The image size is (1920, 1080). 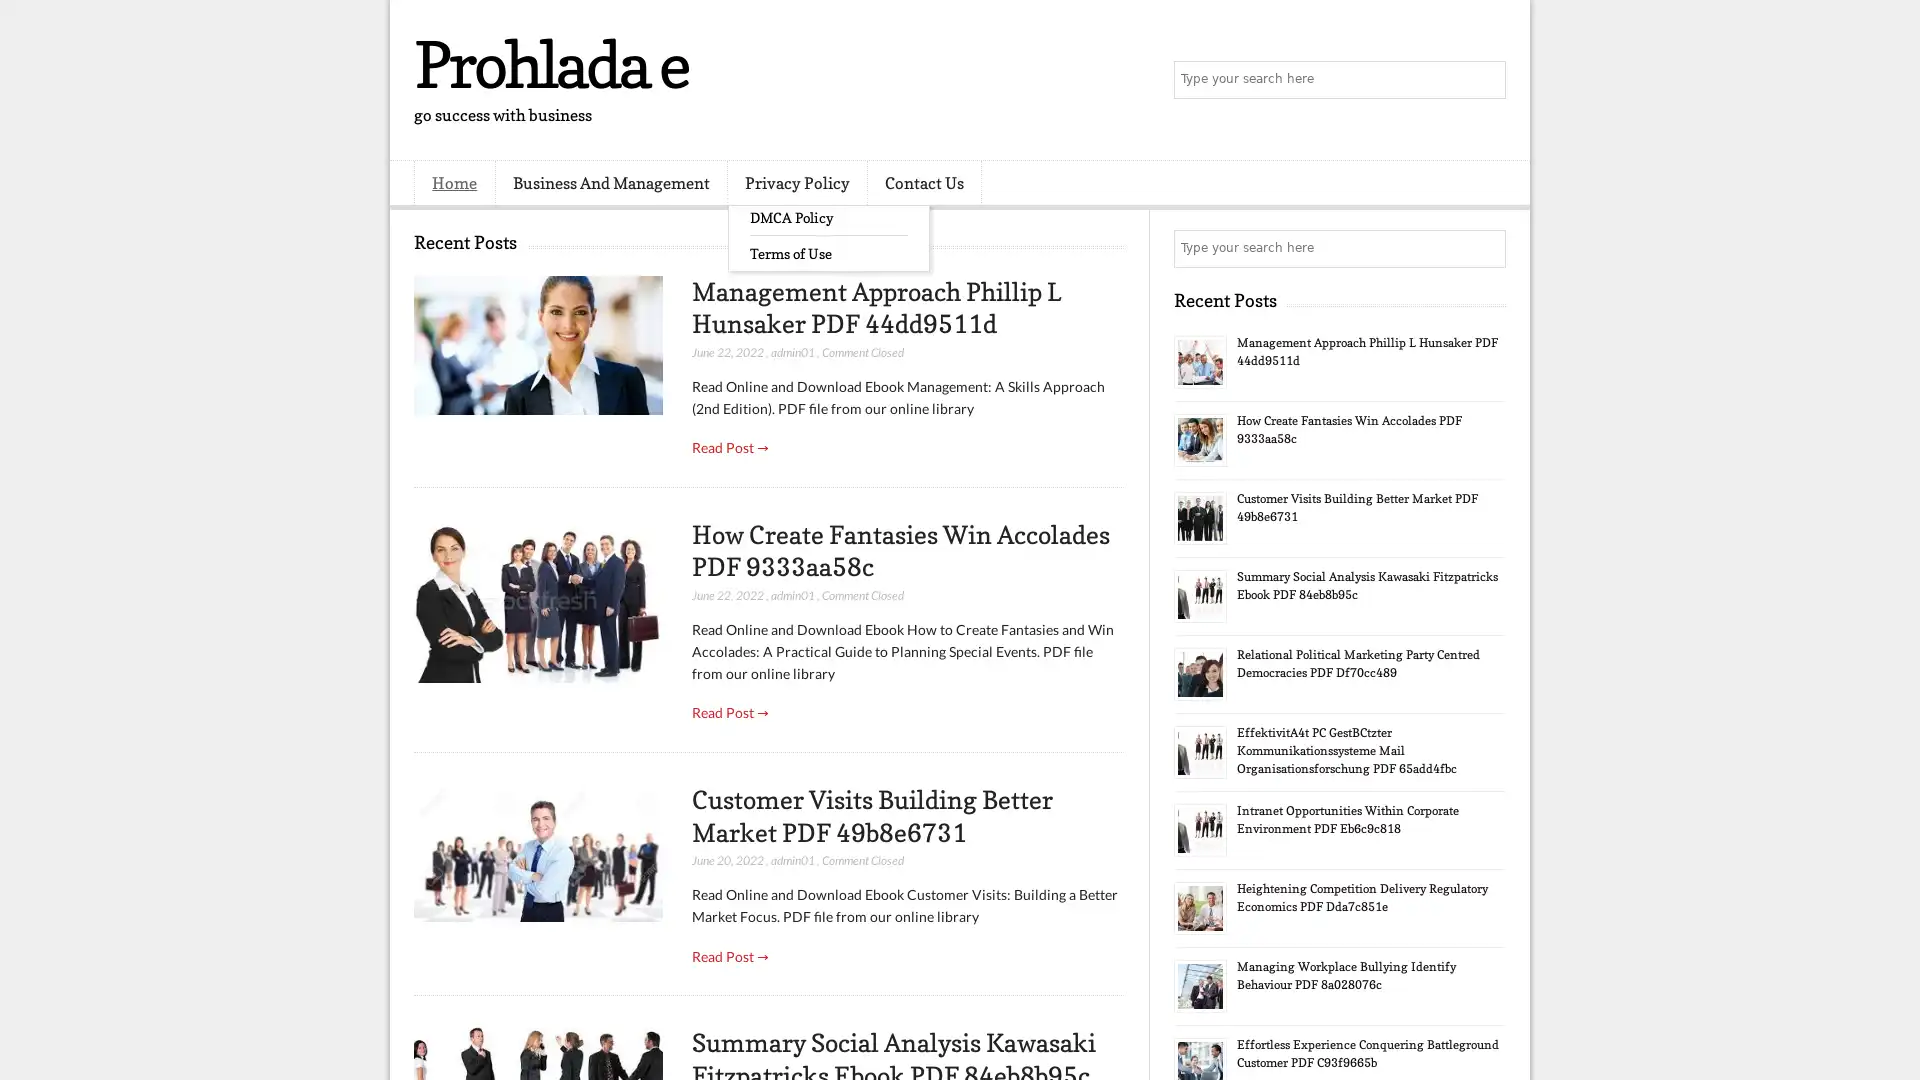 I want to click on Search, so click(x=1485, y=248).